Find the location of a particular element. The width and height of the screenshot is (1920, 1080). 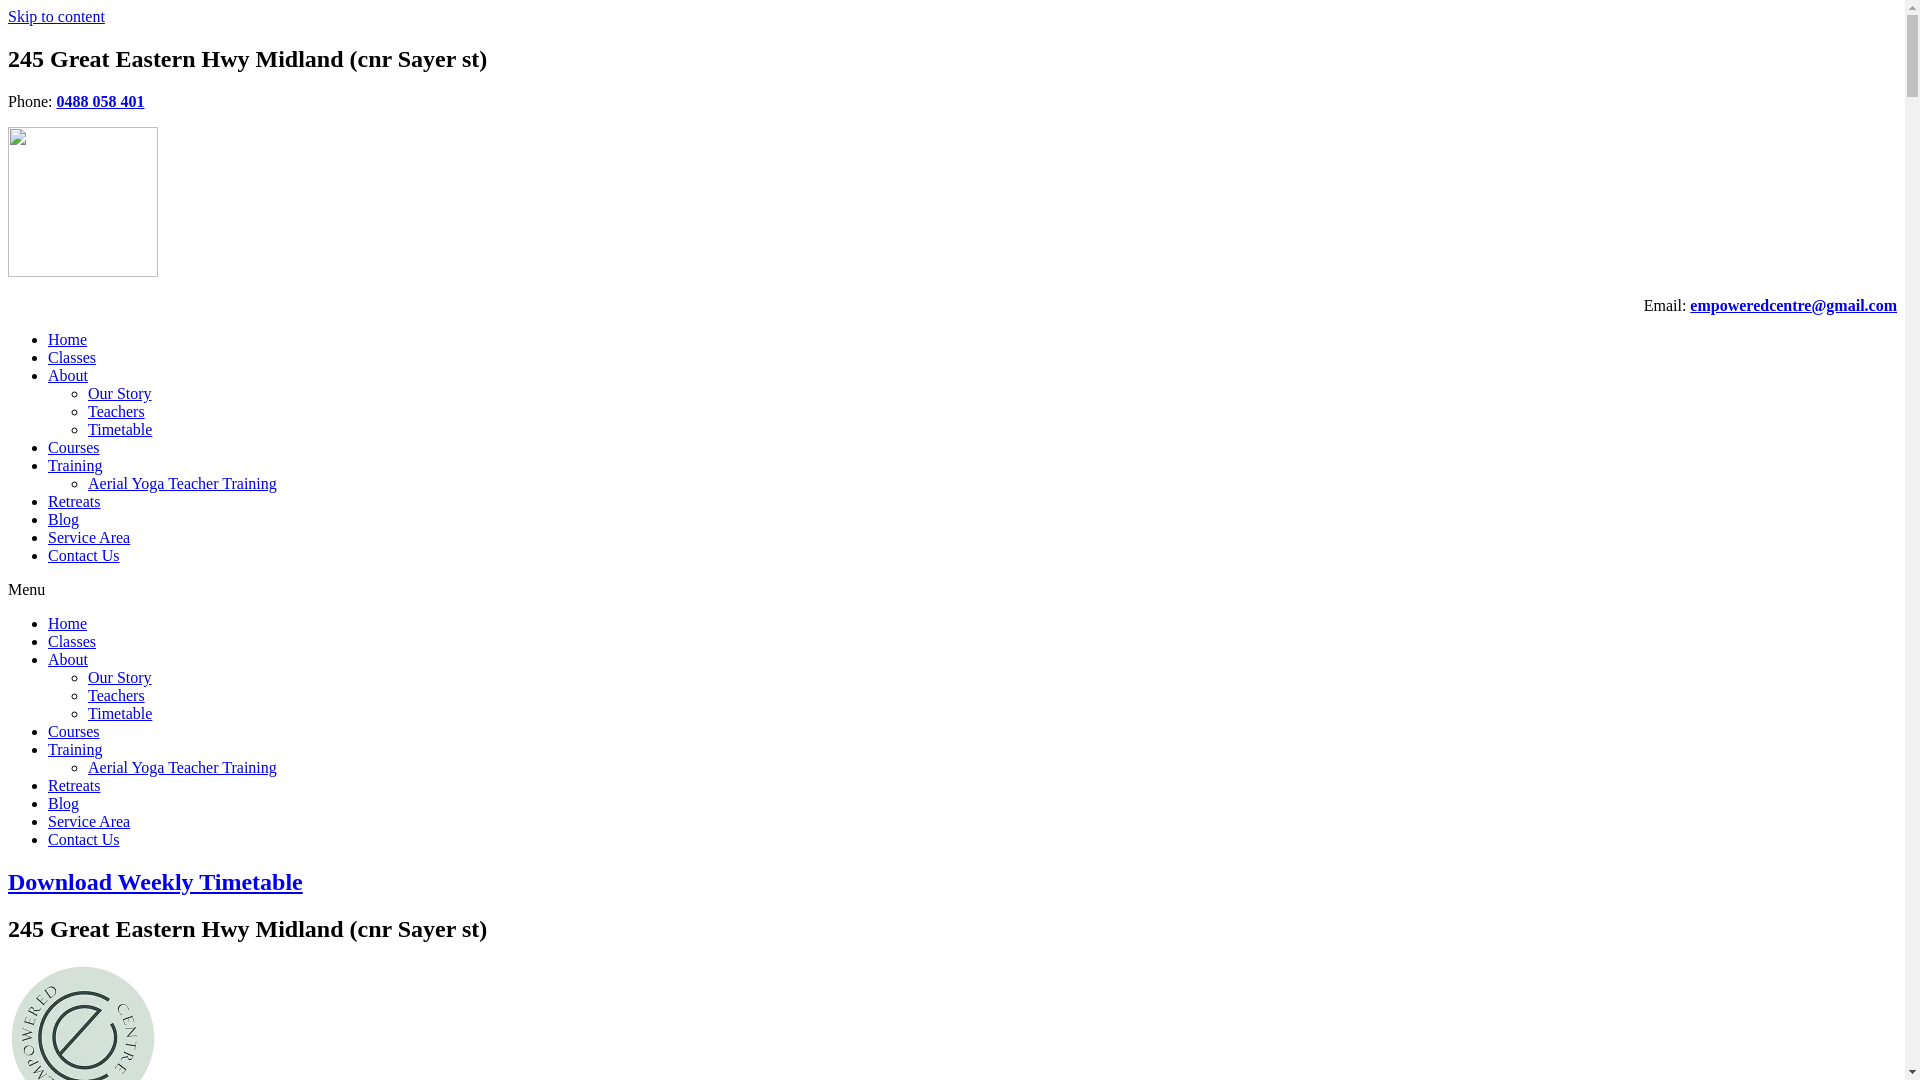

'Aerial Yoga Teacher Training' is located at coordinates (182, 766).